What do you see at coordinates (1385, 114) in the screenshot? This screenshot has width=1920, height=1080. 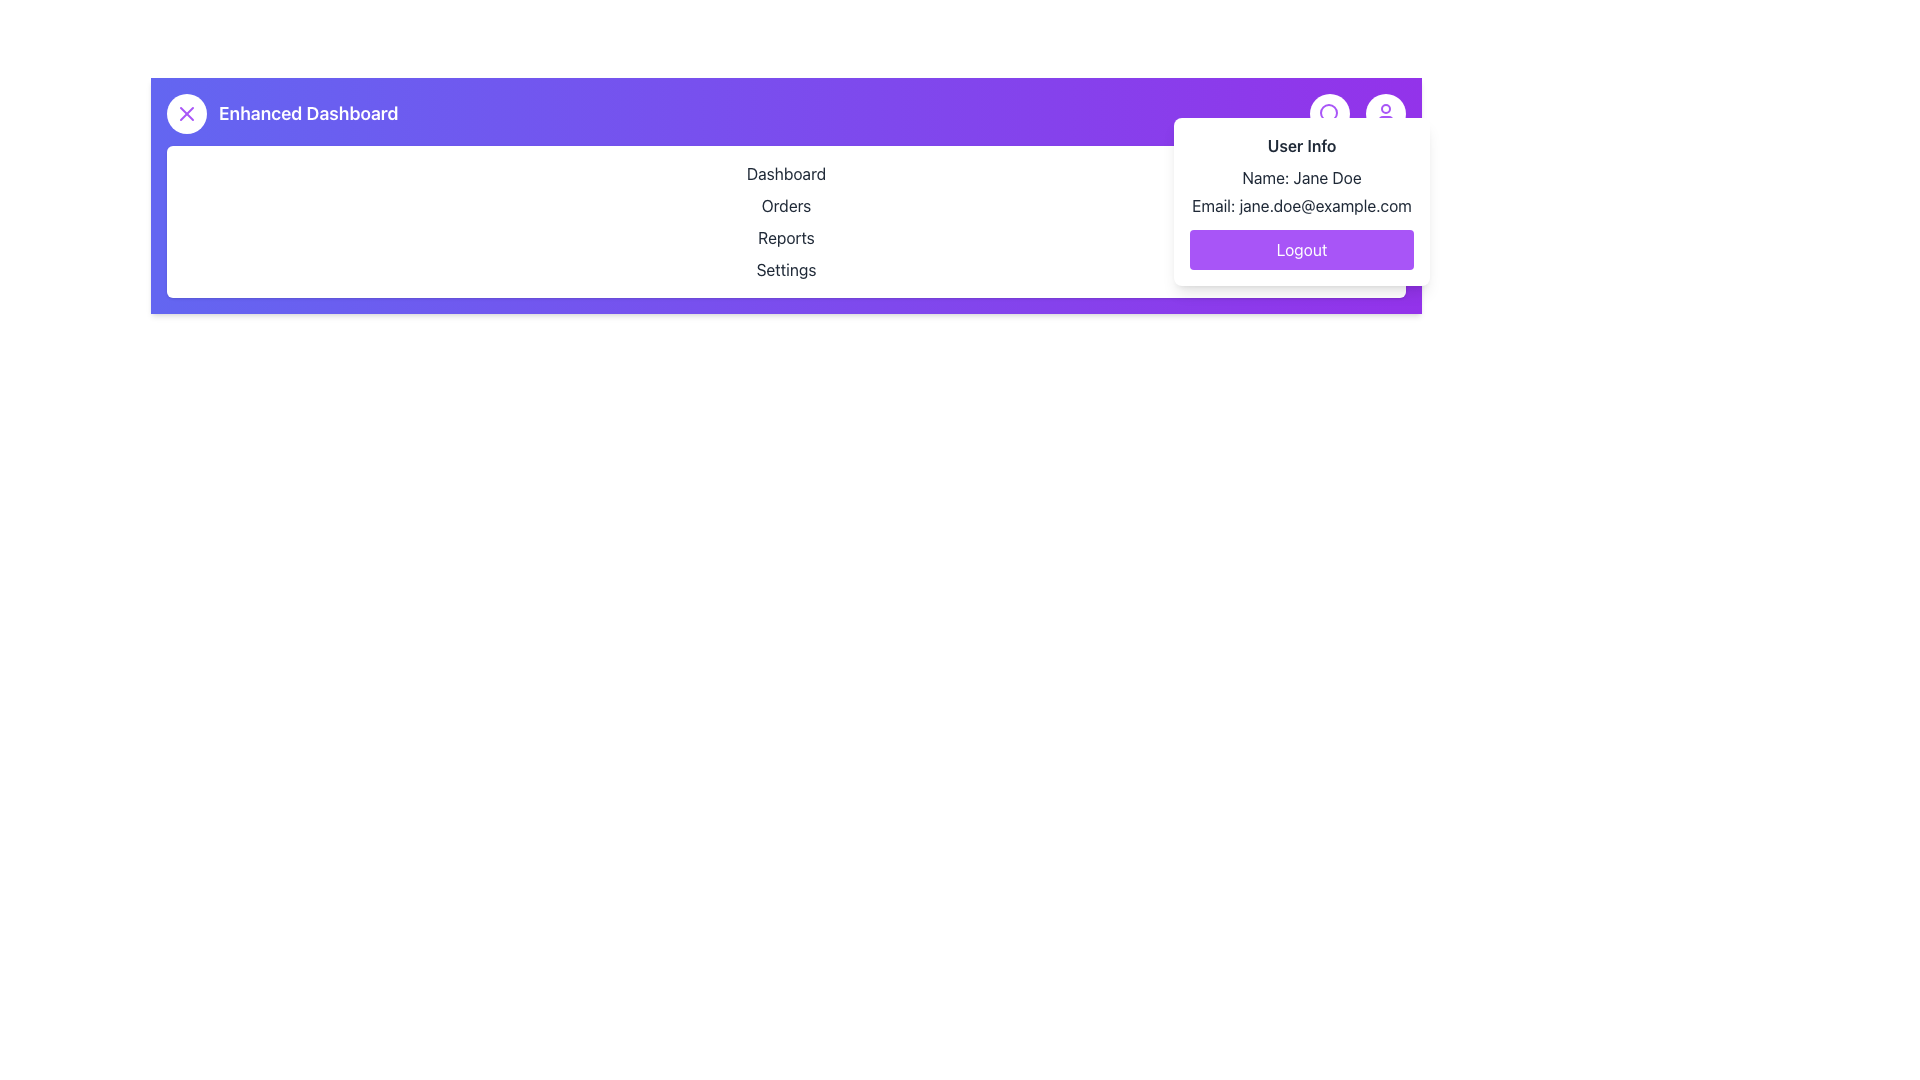 I see `the user profile button located at the top-right corner of the interface` at bounding box center [1385, 114].